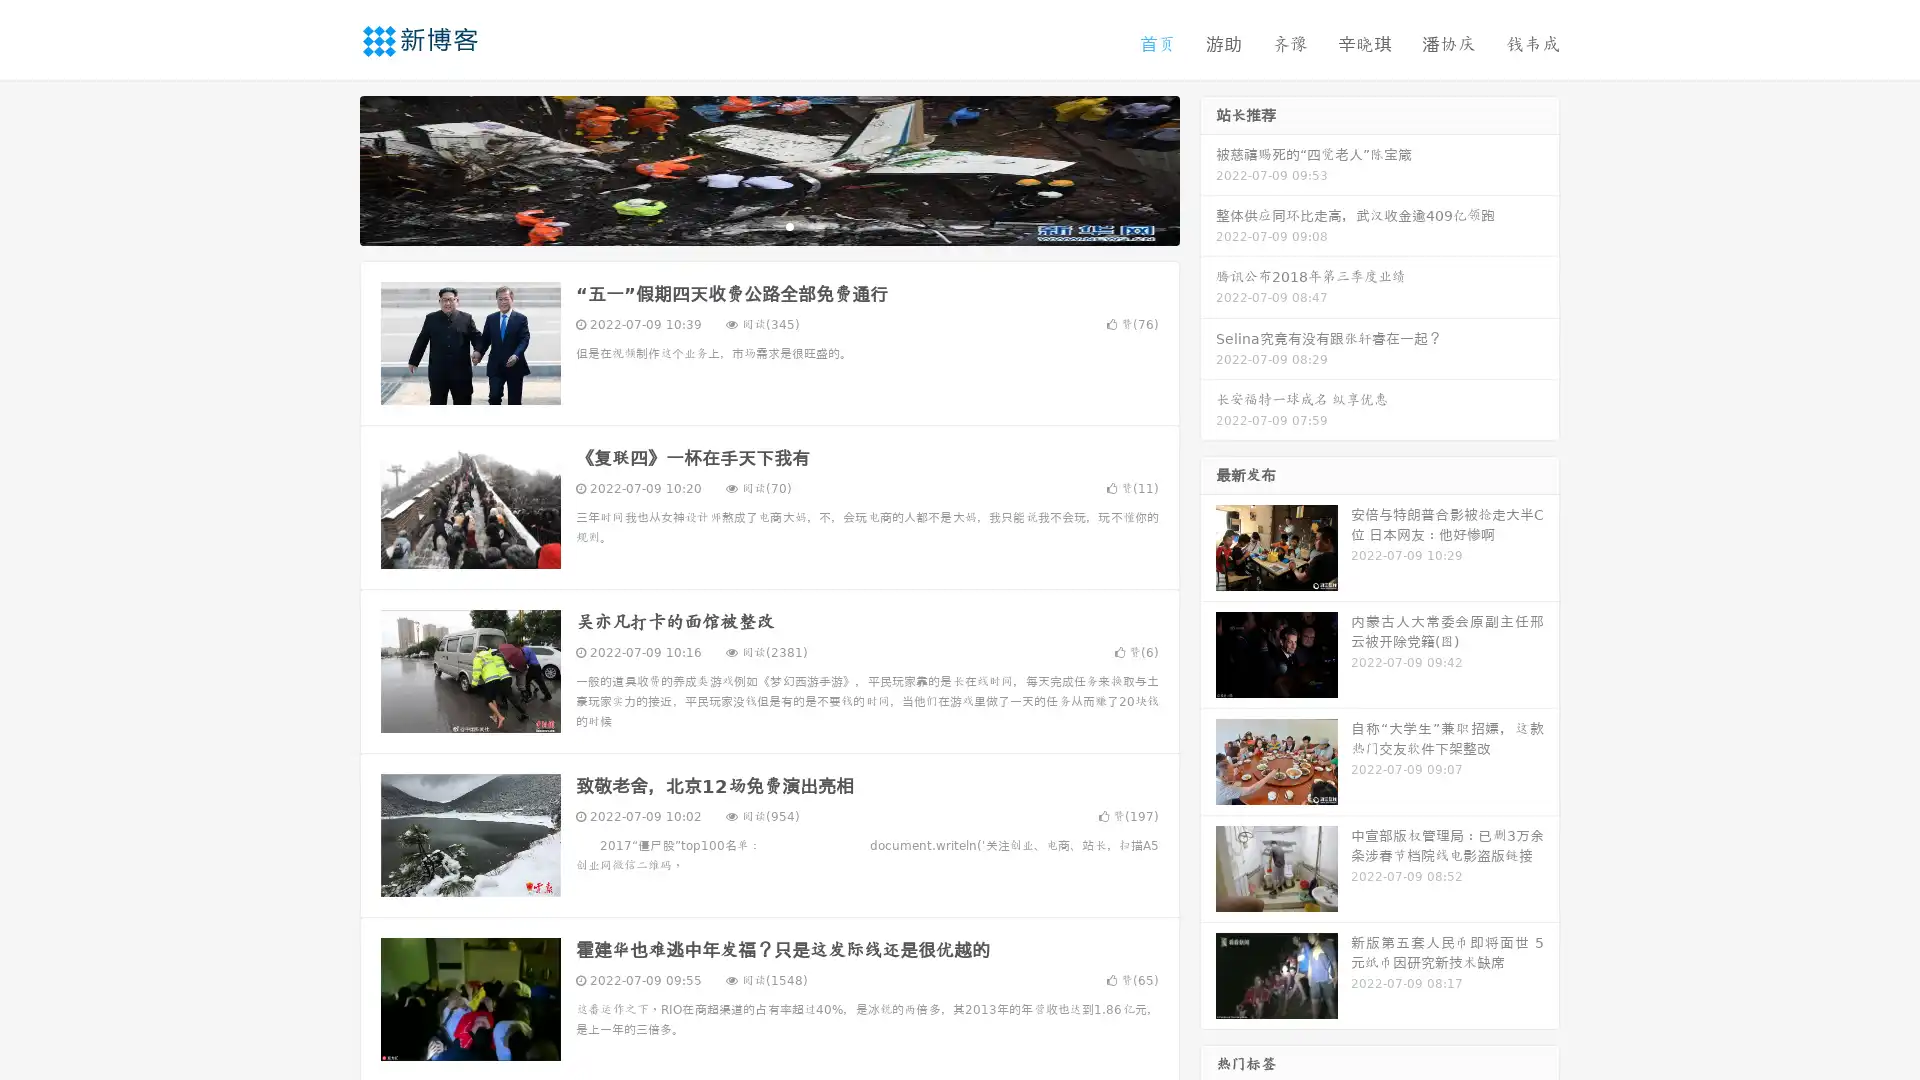 The height and width of the screenshot is (1080, 1920). Describe the element at coordinates (789, 225) in the screenshot. I see `Go to slide 3` at that location.